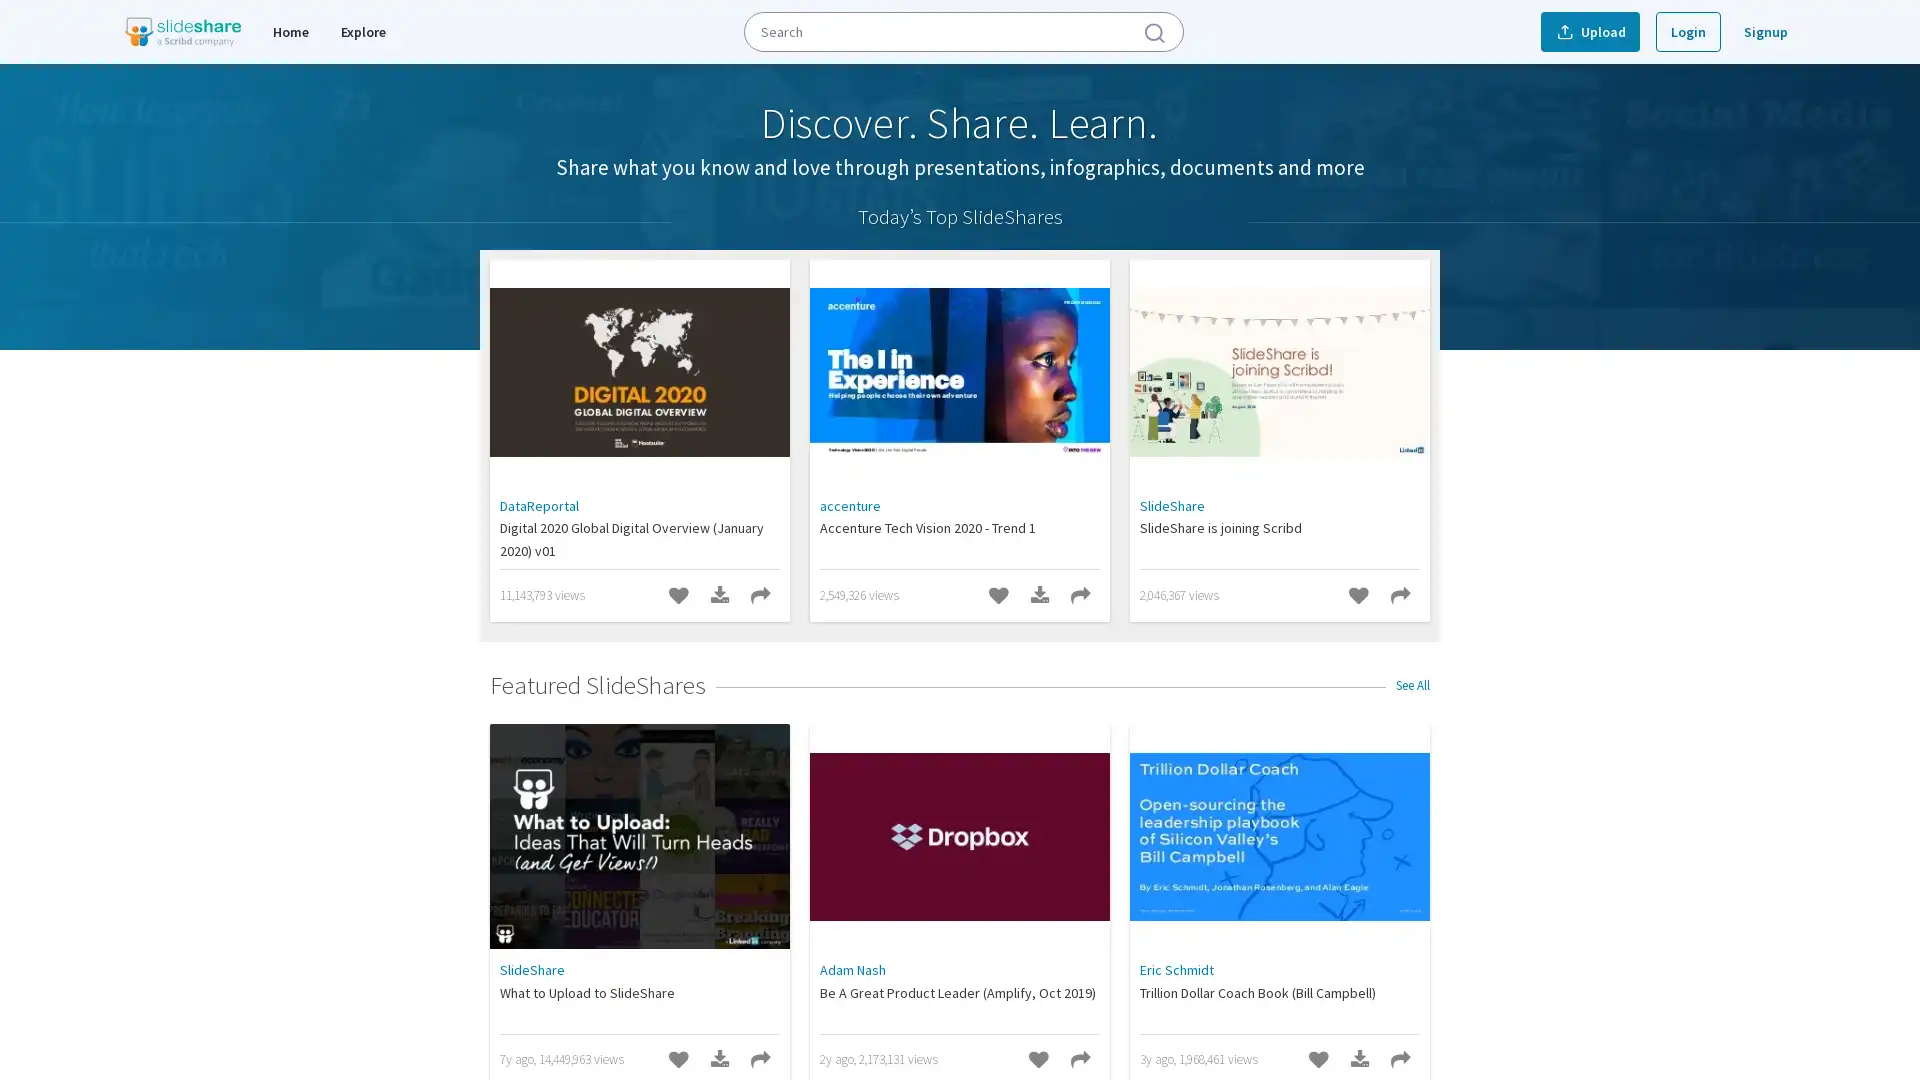  What do you see at coordinates (1152, 32) in the screenshot?
I see `Submit Search` at bounding box center [1152, 32].